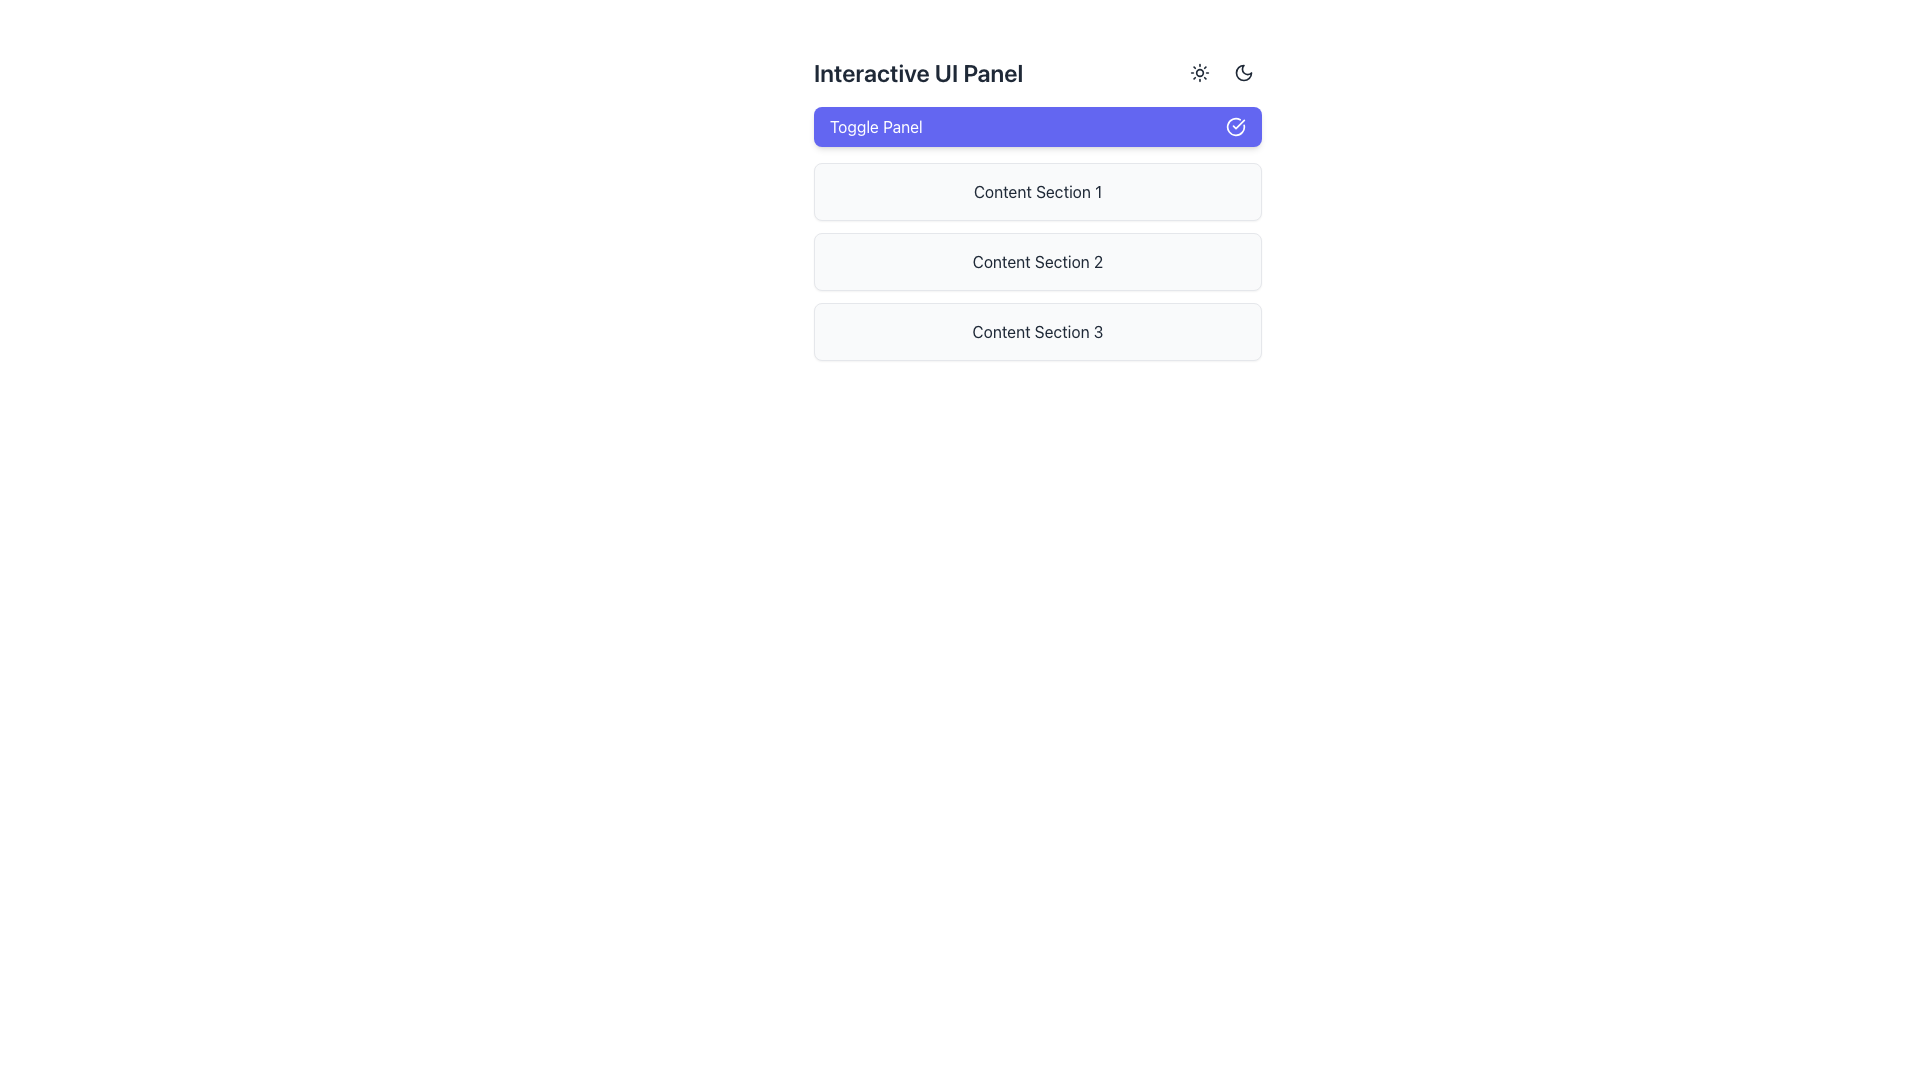 This screenshot has width=1920, height=1080. Describe the element at coordinates (1242, 72) in the screenshot. I see `the night mode toggle icon located to the right of the title text 'Interactive UI Panel' in the upper right section of the interface` at that location.